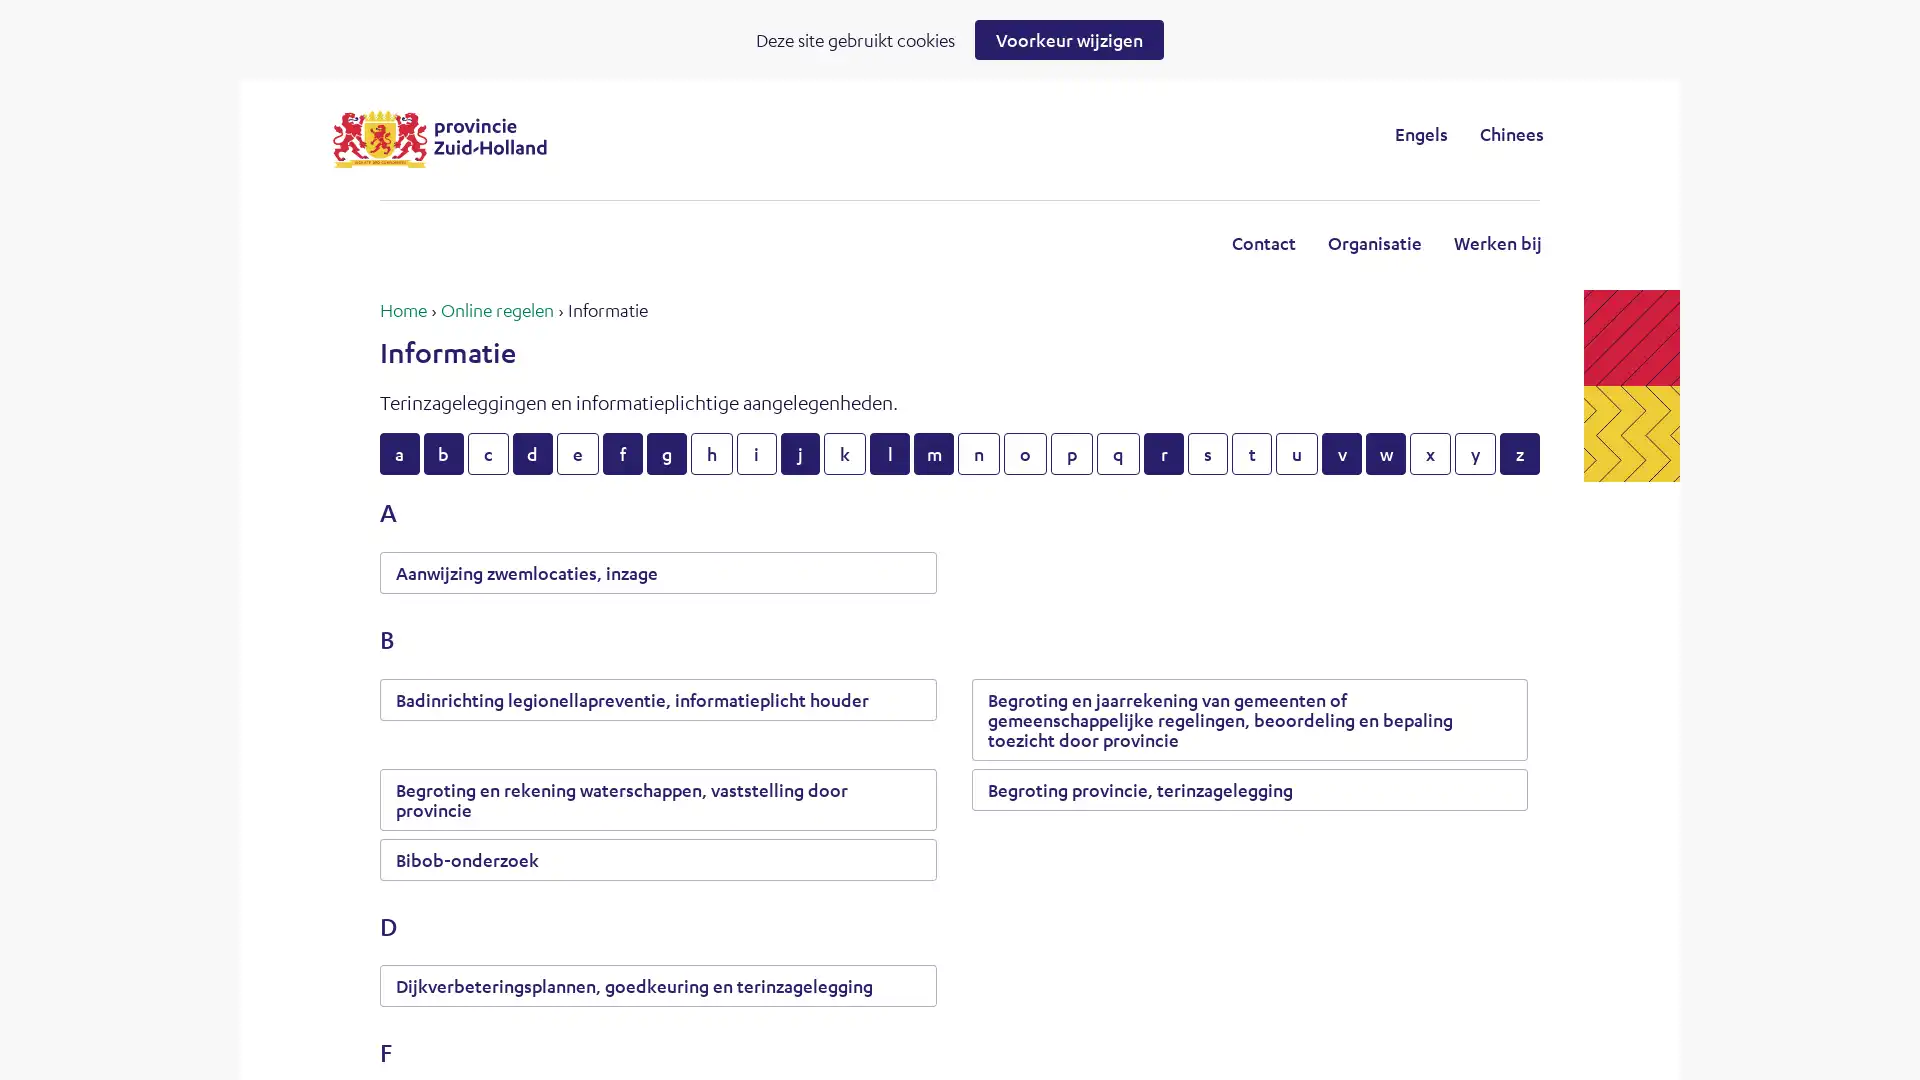  Describe the element at coordinates (1124, 133) in the screenshot. I see `Zoeken` at that location.